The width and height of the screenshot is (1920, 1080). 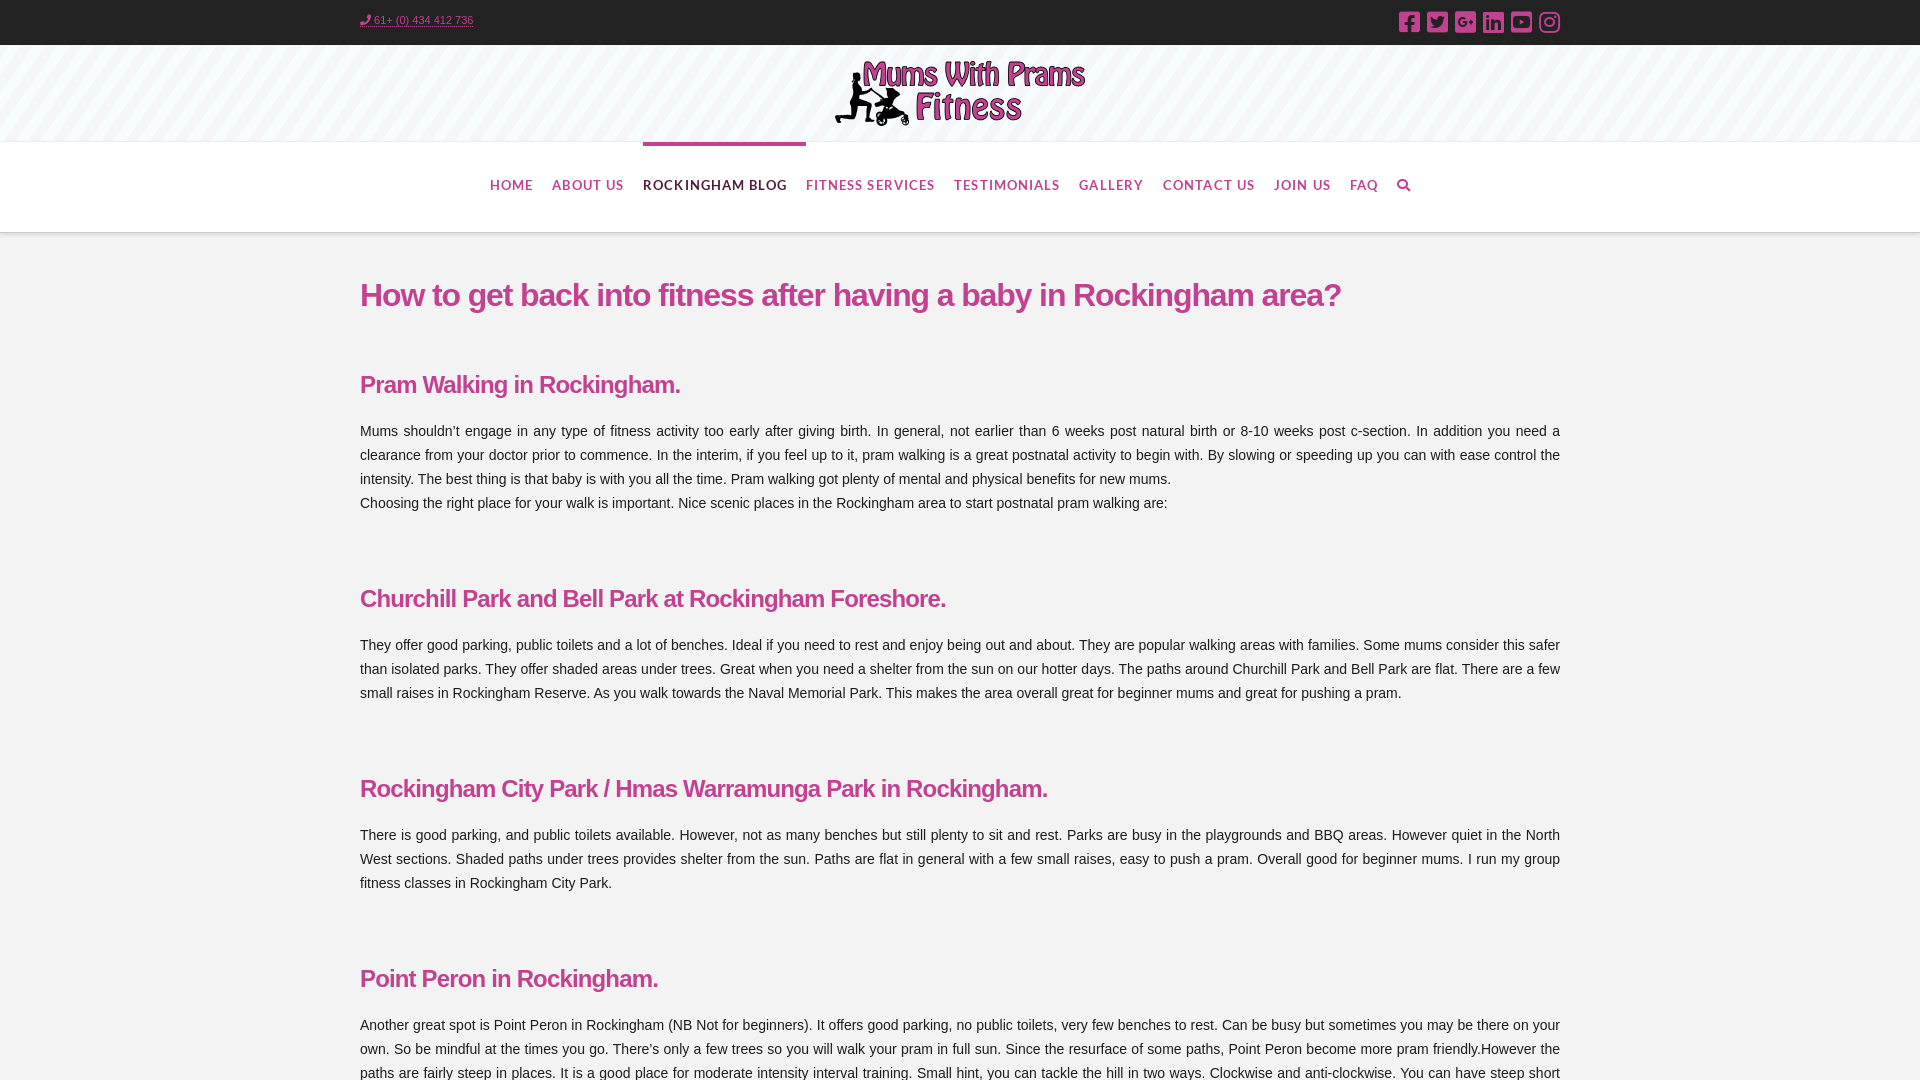 I want to click on 'Twitter', so click(x=1436, y=22).